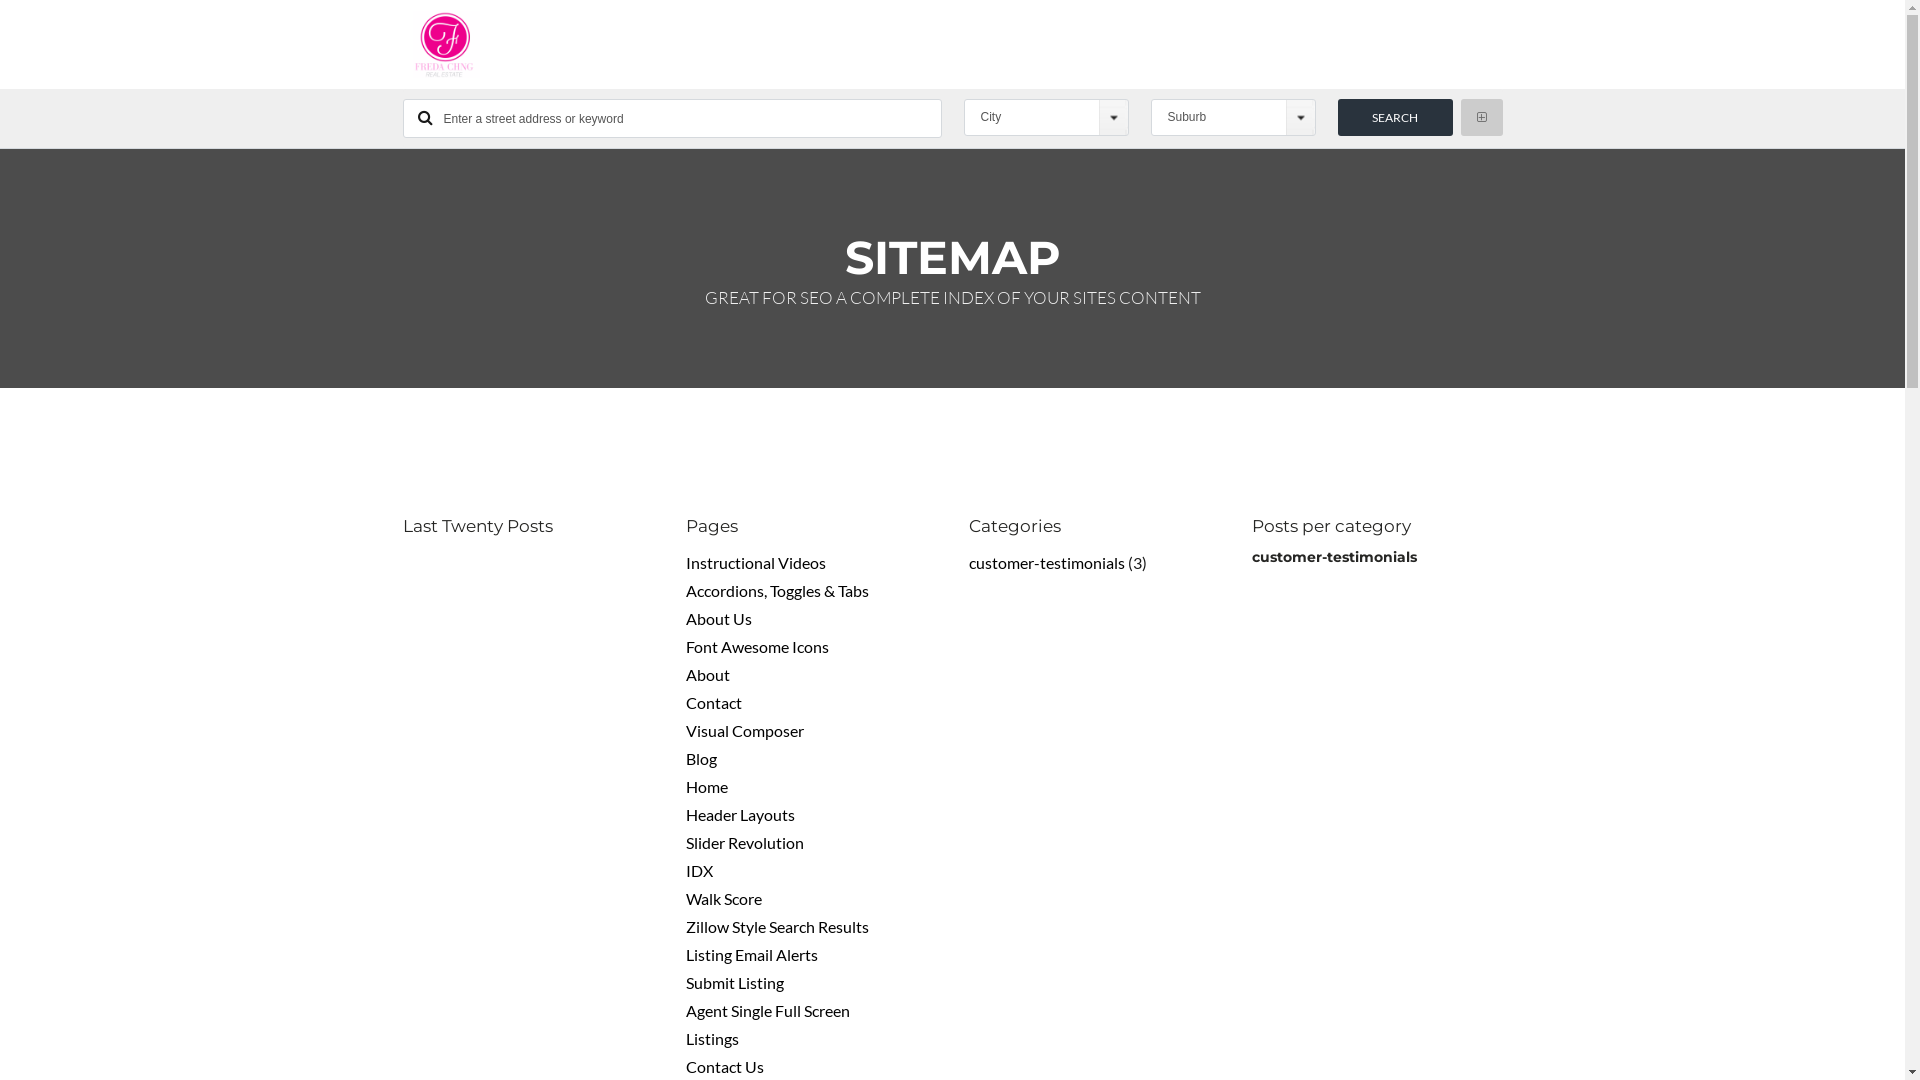 The height and width of the screenshot is (1080, 1920). What do you see at coordinates (686, 1037) in the screenshot?
I see `'Listings'` at bounding box center [686, 1037].